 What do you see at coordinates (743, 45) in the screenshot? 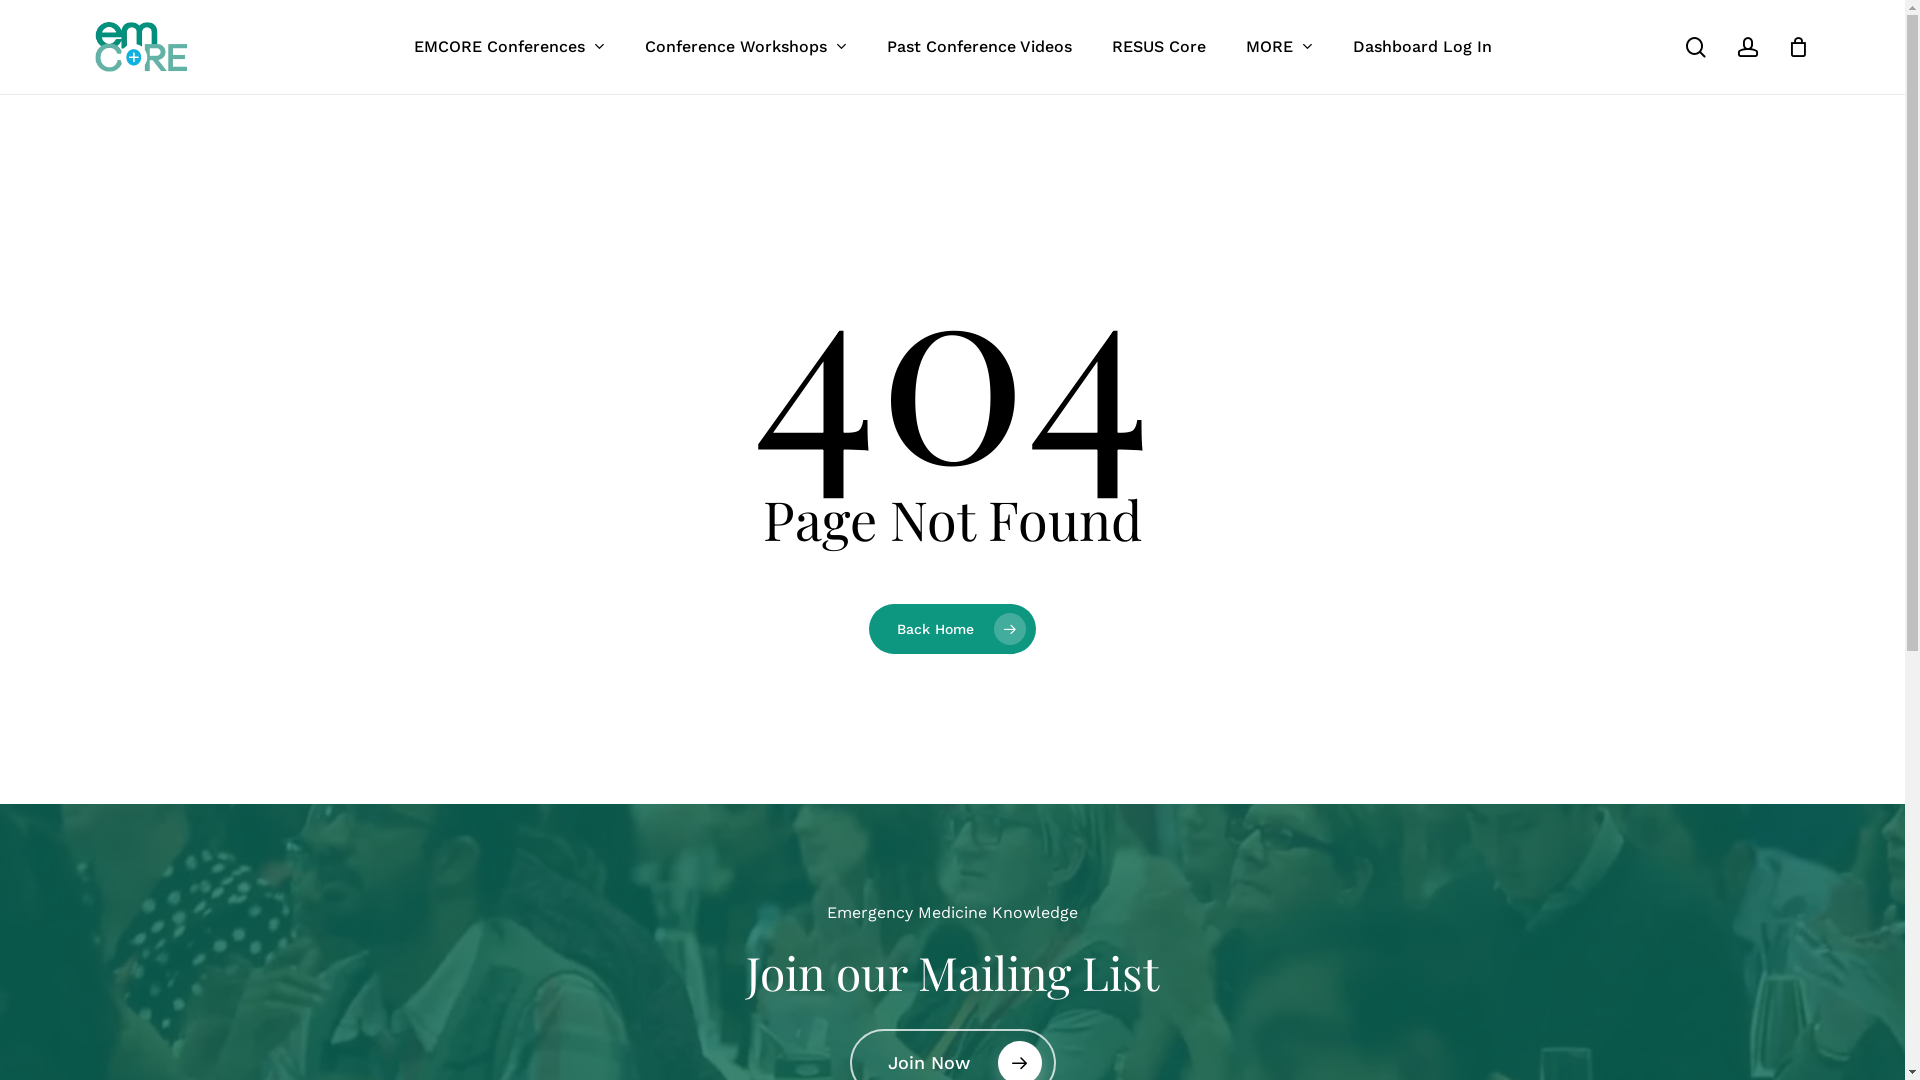
I see `'Conference Workshops'` at bounding box center [743, 45].